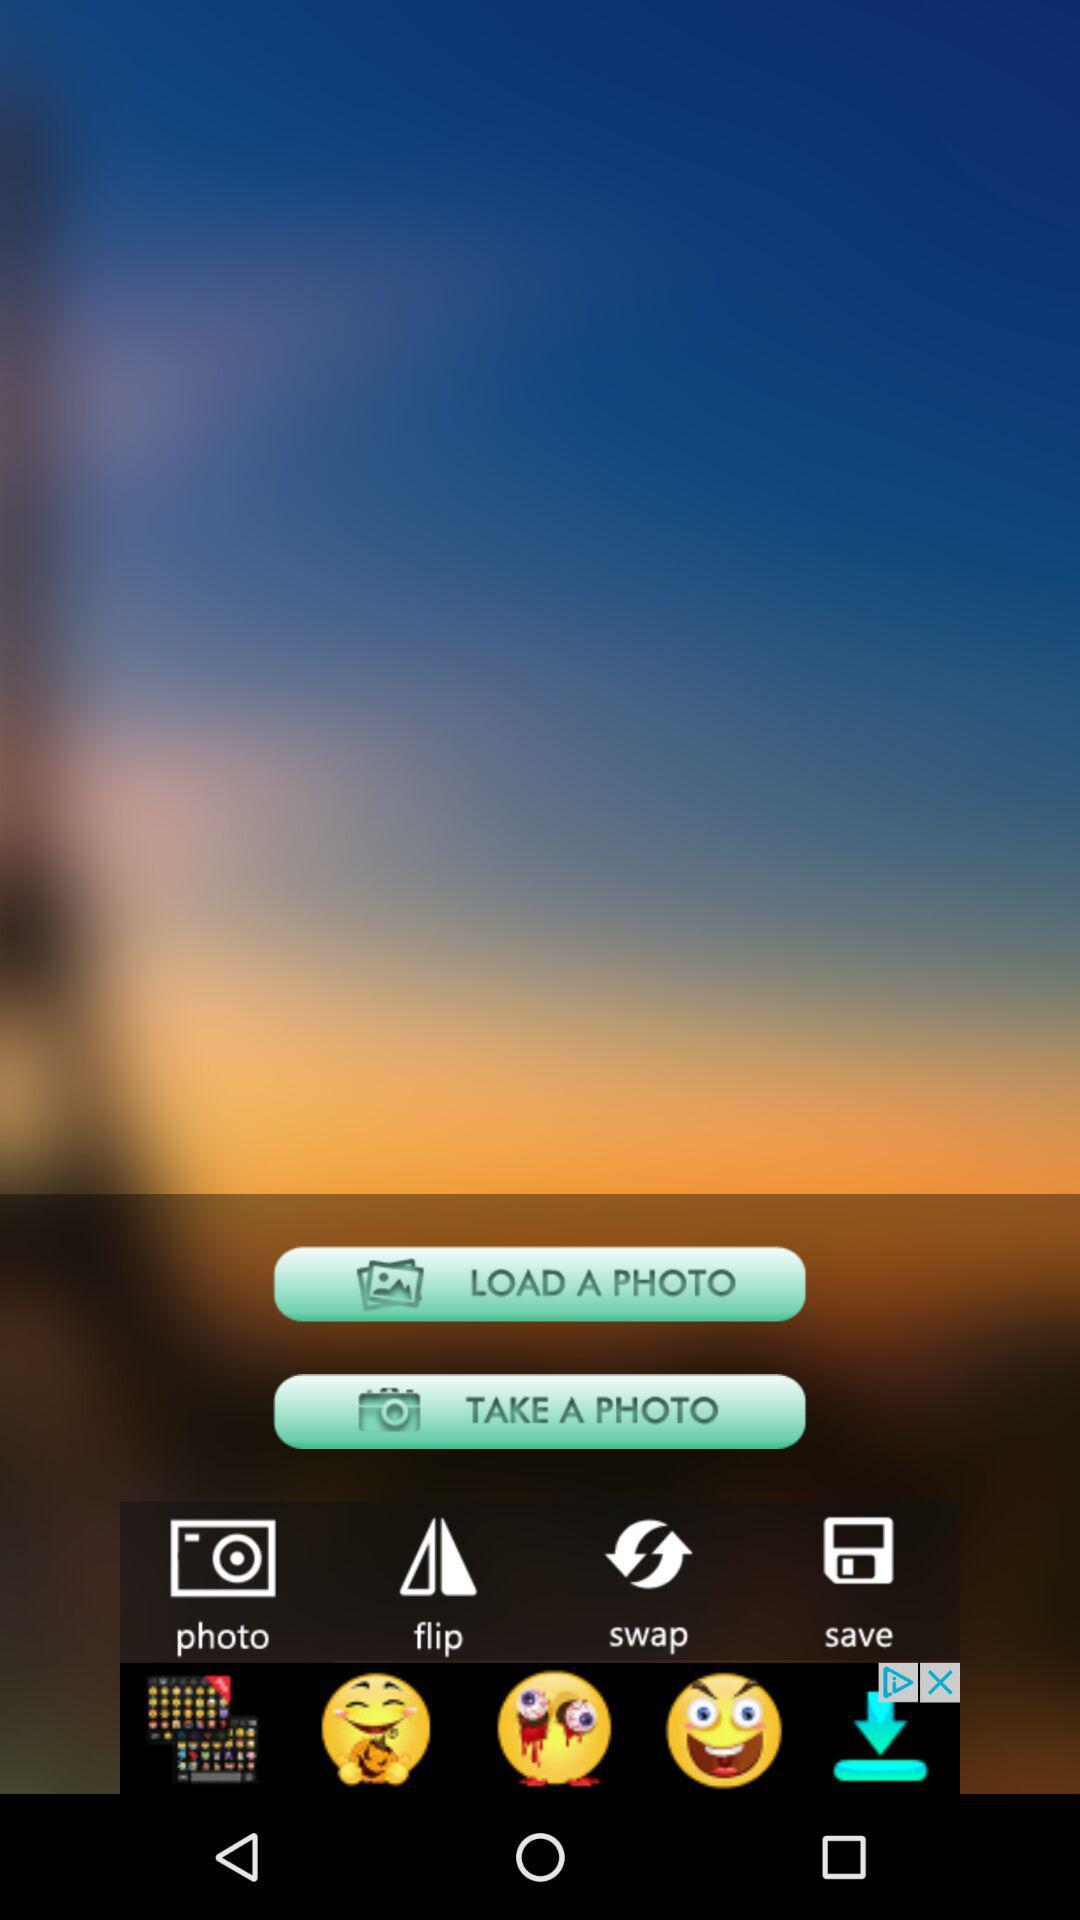 The height and width of the screenshot is (1920, 1080). Describe the element at coordinates (540, 1283) in the screenshot. I see `photo` at that location.